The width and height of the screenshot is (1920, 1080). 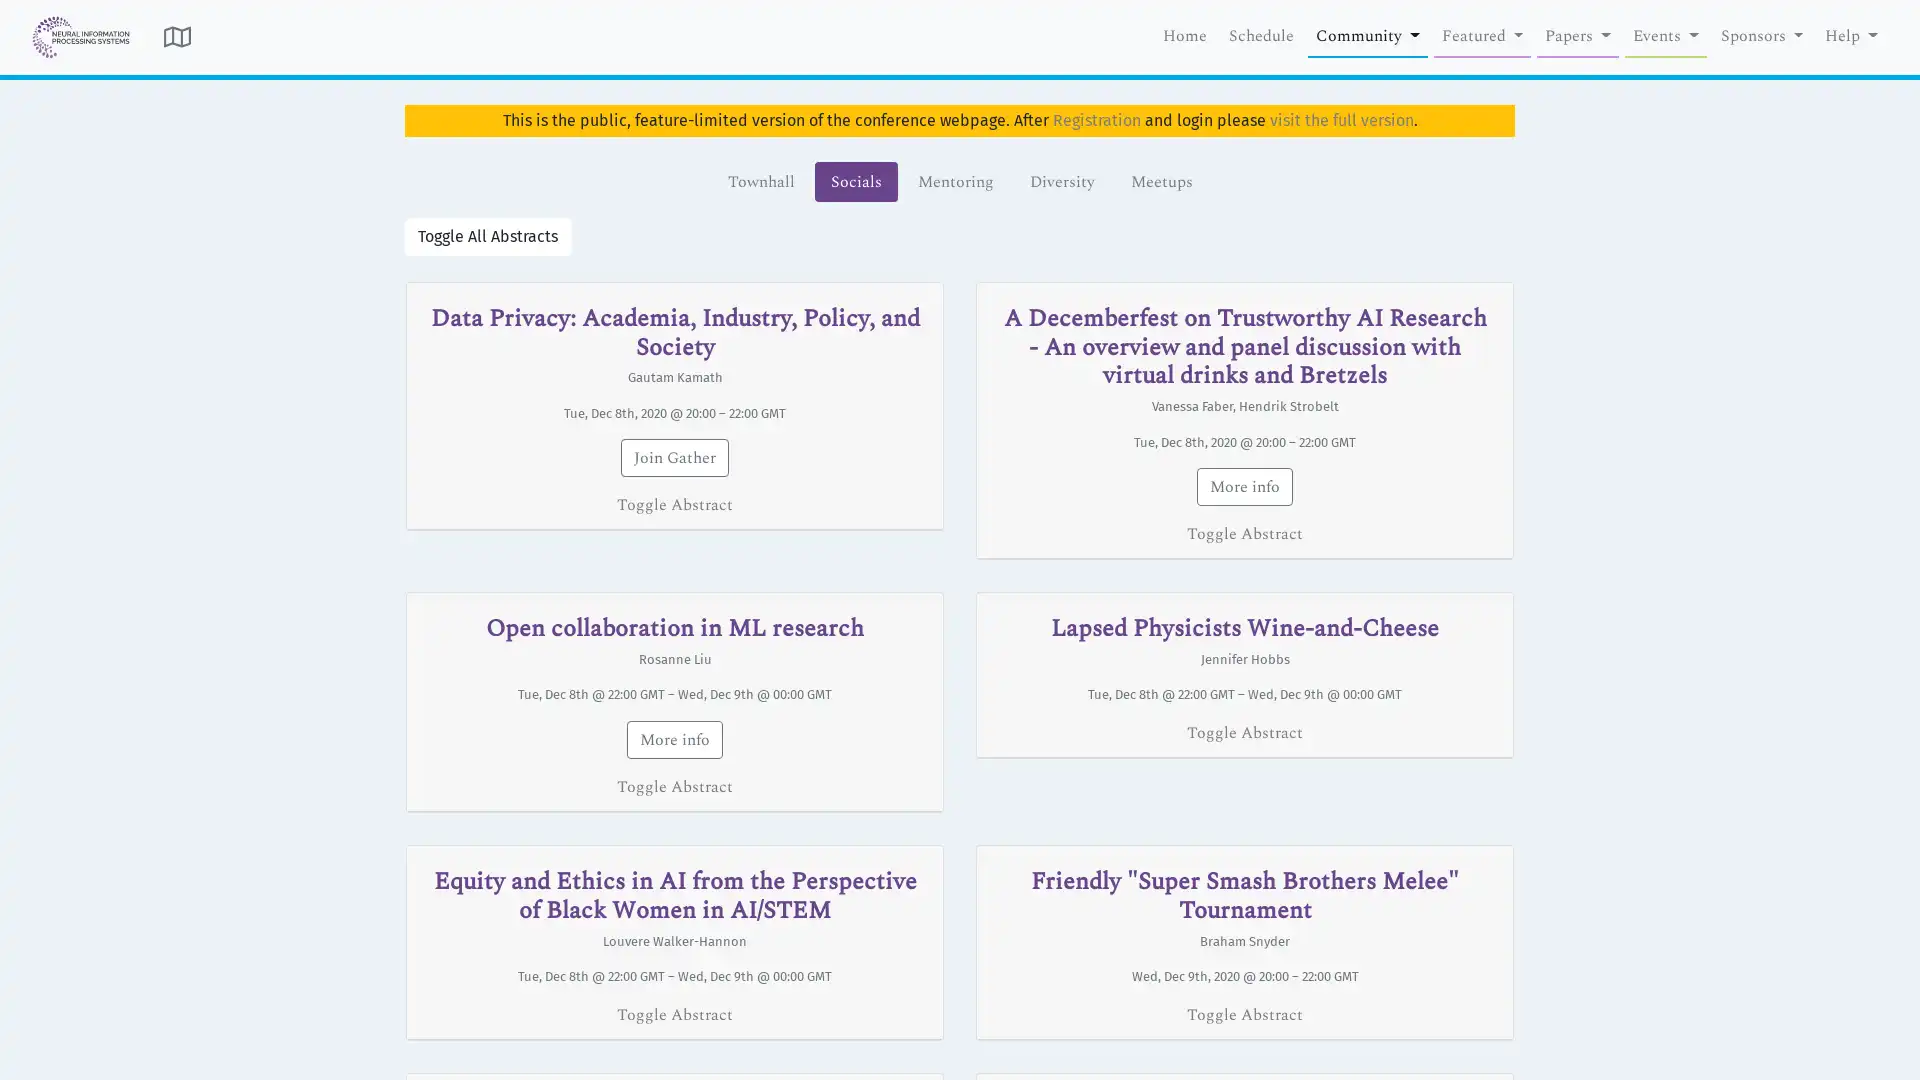 What do you see at coordinates (1243, 532) in the screenshot?
I see `Toggle Abstract` at bounding box center [1243, 532].